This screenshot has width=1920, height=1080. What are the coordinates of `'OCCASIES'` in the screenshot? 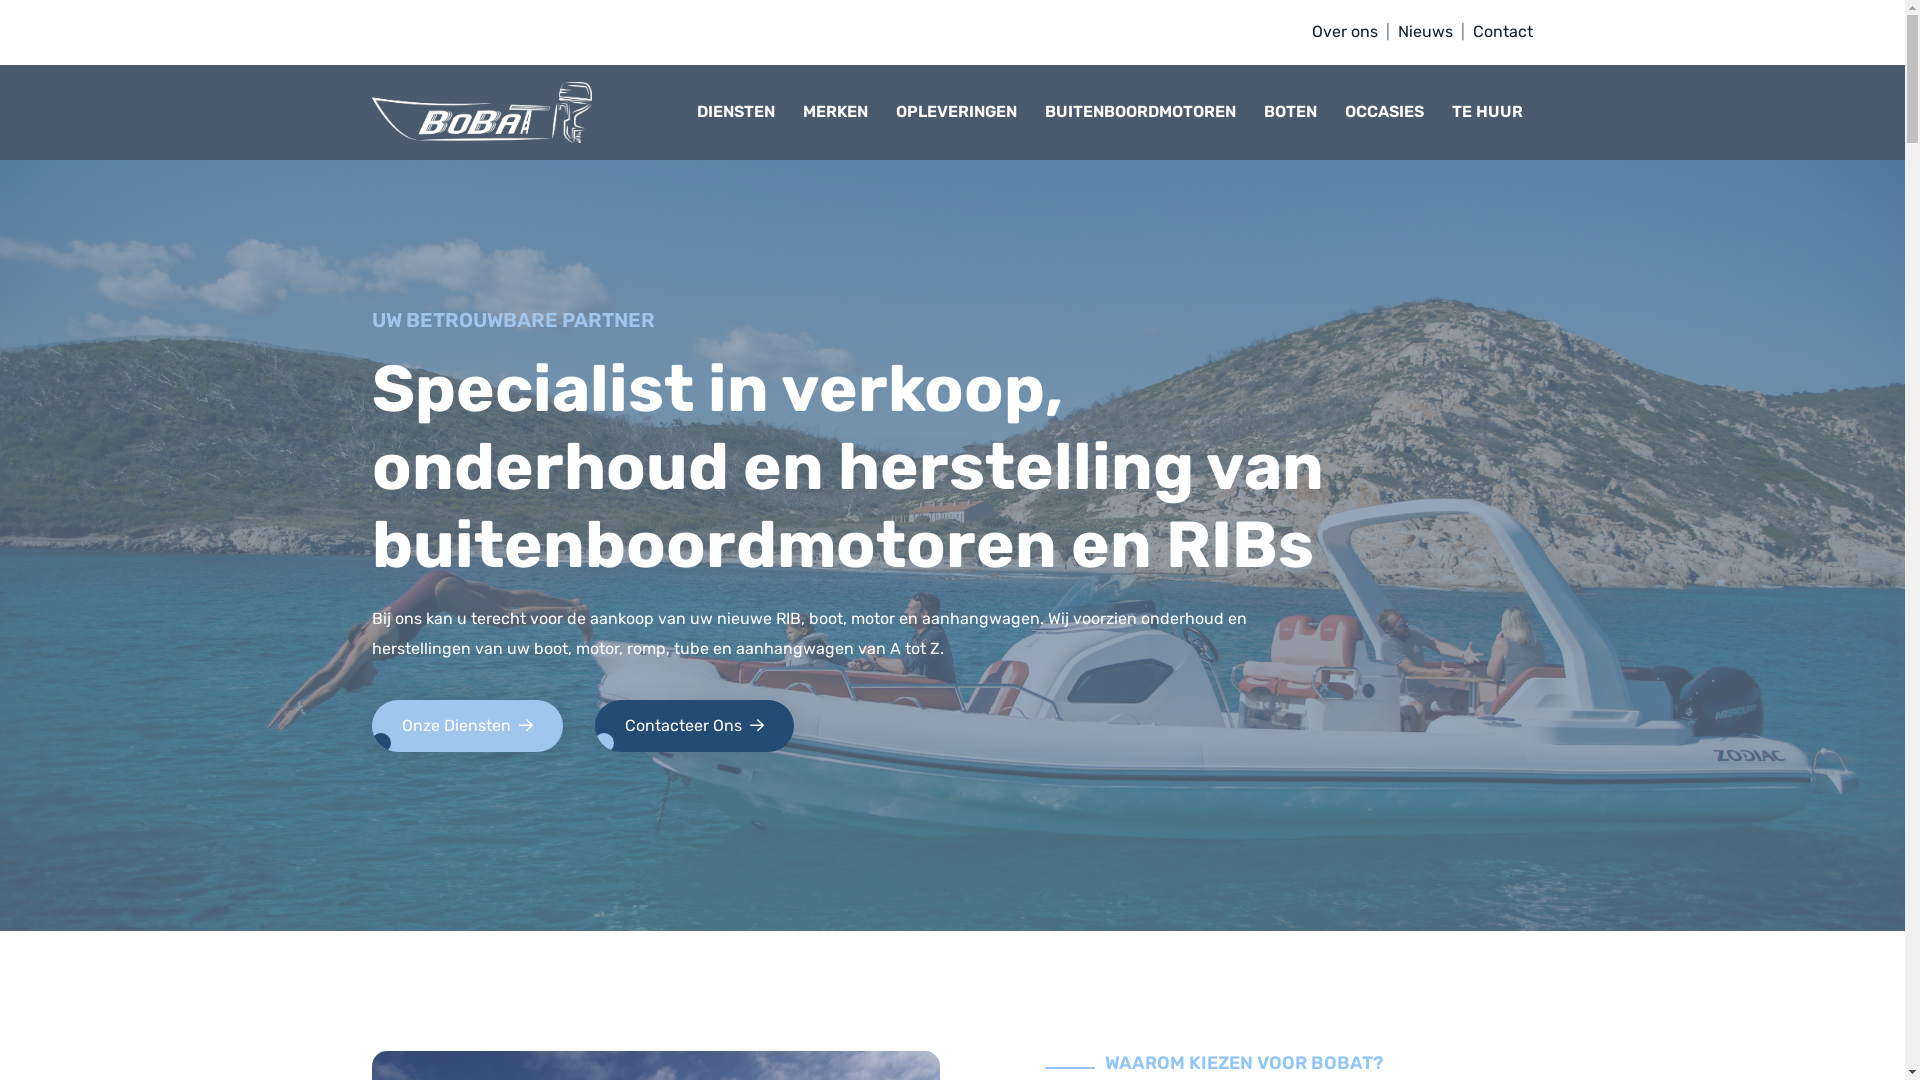 It's located at (1388, 112).